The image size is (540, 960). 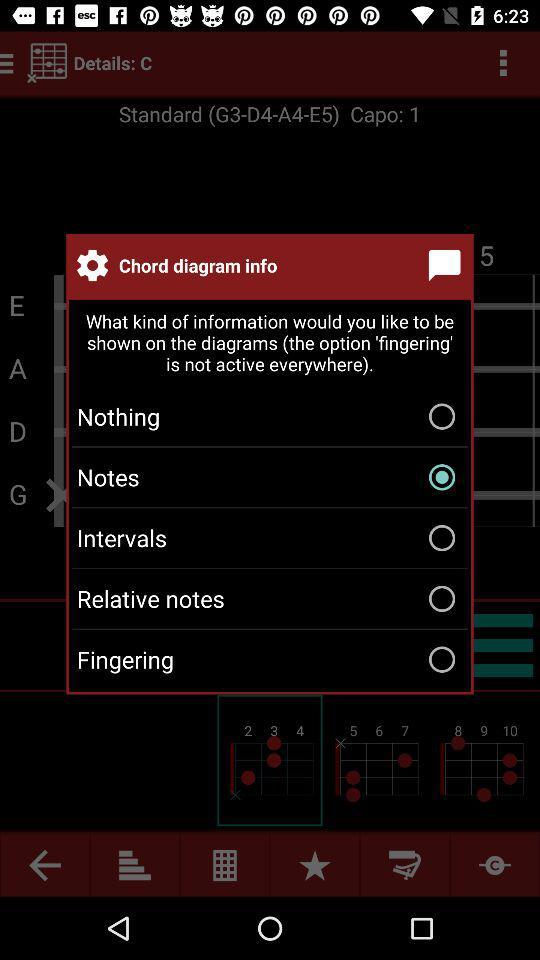 I want to click on intervals, so click(x=270, y=537).